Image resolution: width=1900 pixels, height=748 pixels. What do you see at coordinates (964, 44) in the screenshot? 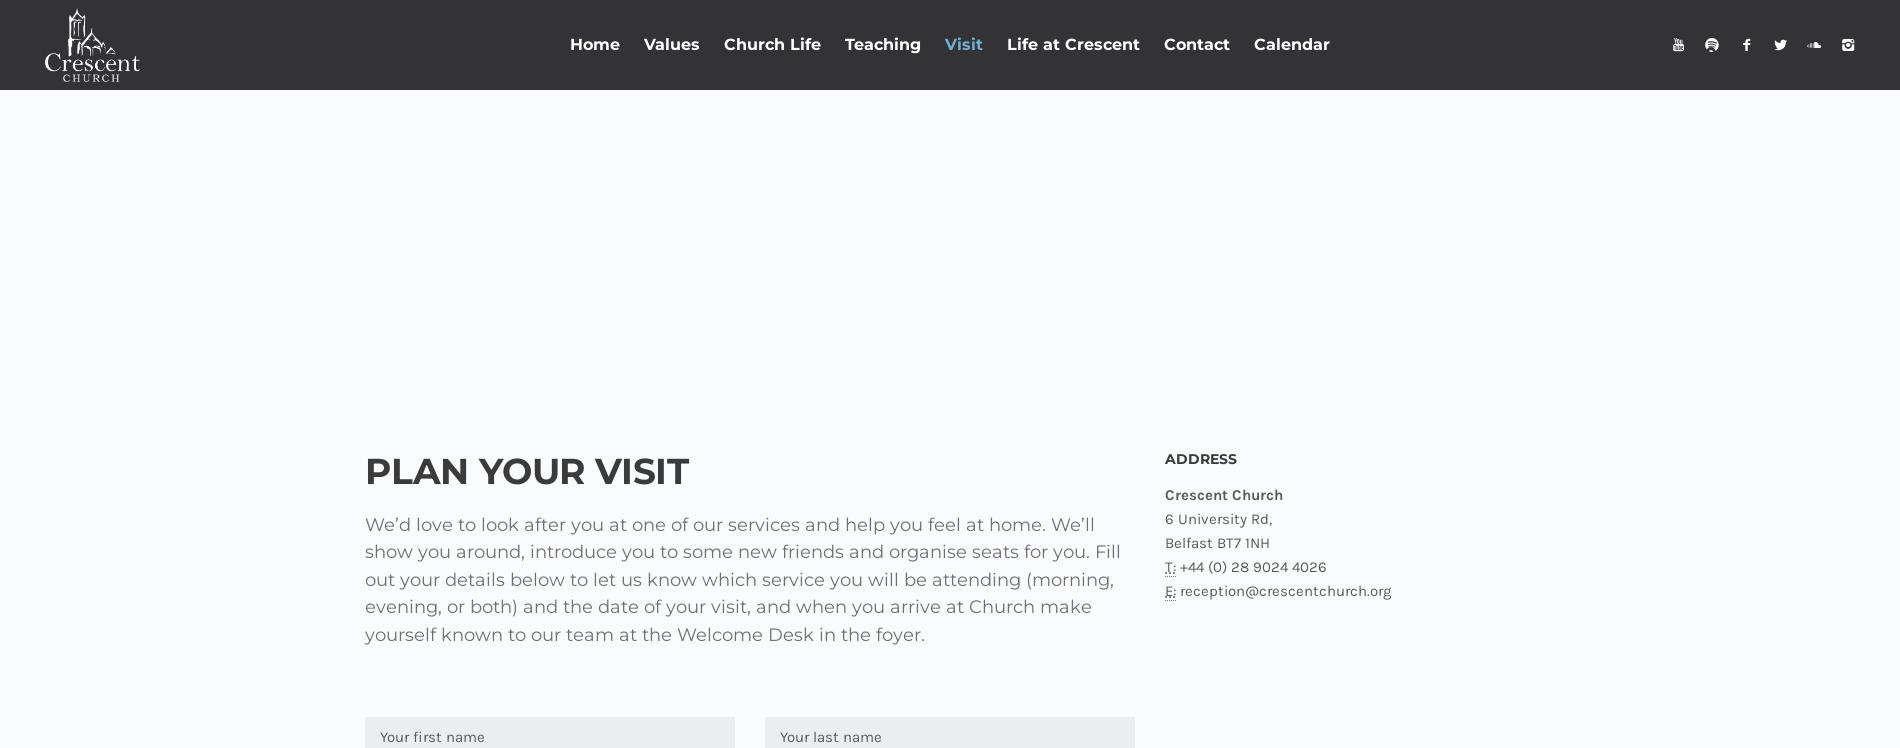
I see `'Visit'` at bounding box center [964, 44].